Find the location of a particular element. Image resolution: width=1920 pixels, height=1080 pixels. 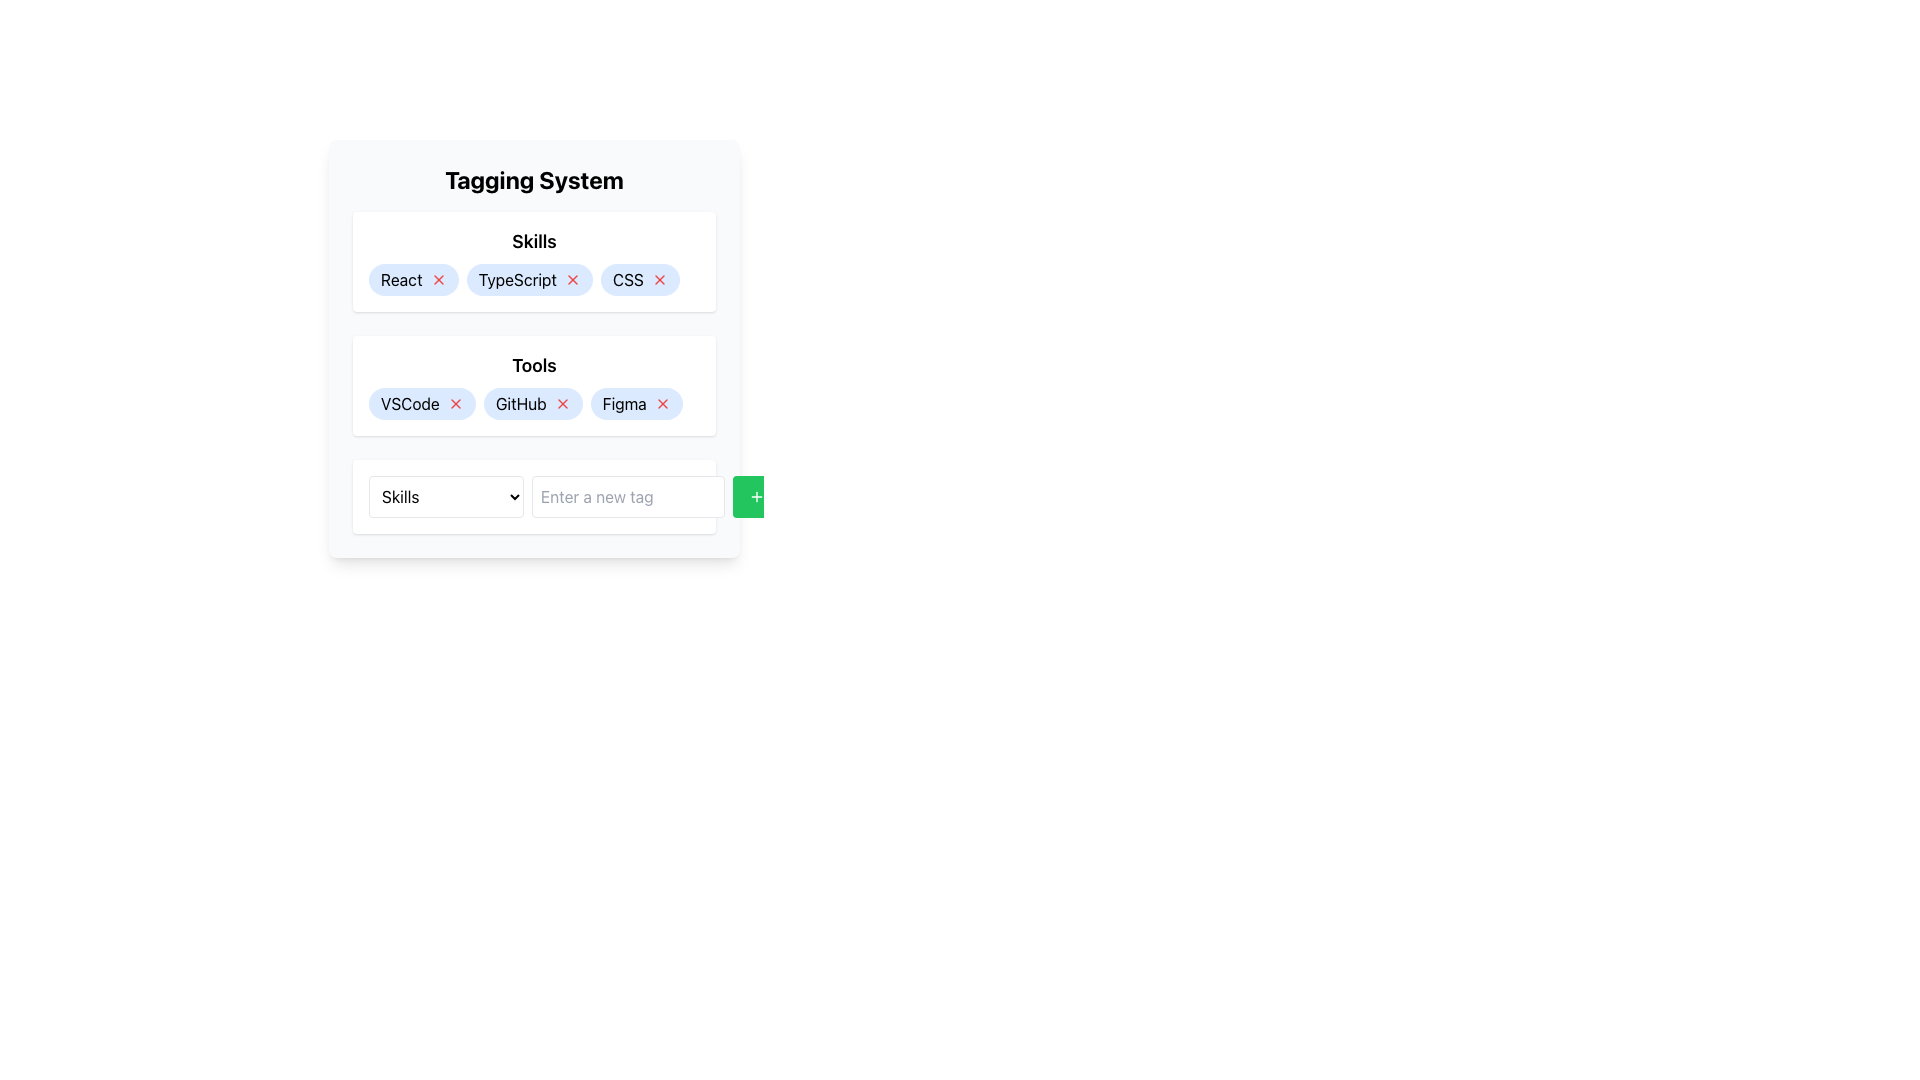

the text input field labeled 'Enter a new tag', which is the second element in a row, to potentially trigger visual feedback is located at coordinates (627, 496).